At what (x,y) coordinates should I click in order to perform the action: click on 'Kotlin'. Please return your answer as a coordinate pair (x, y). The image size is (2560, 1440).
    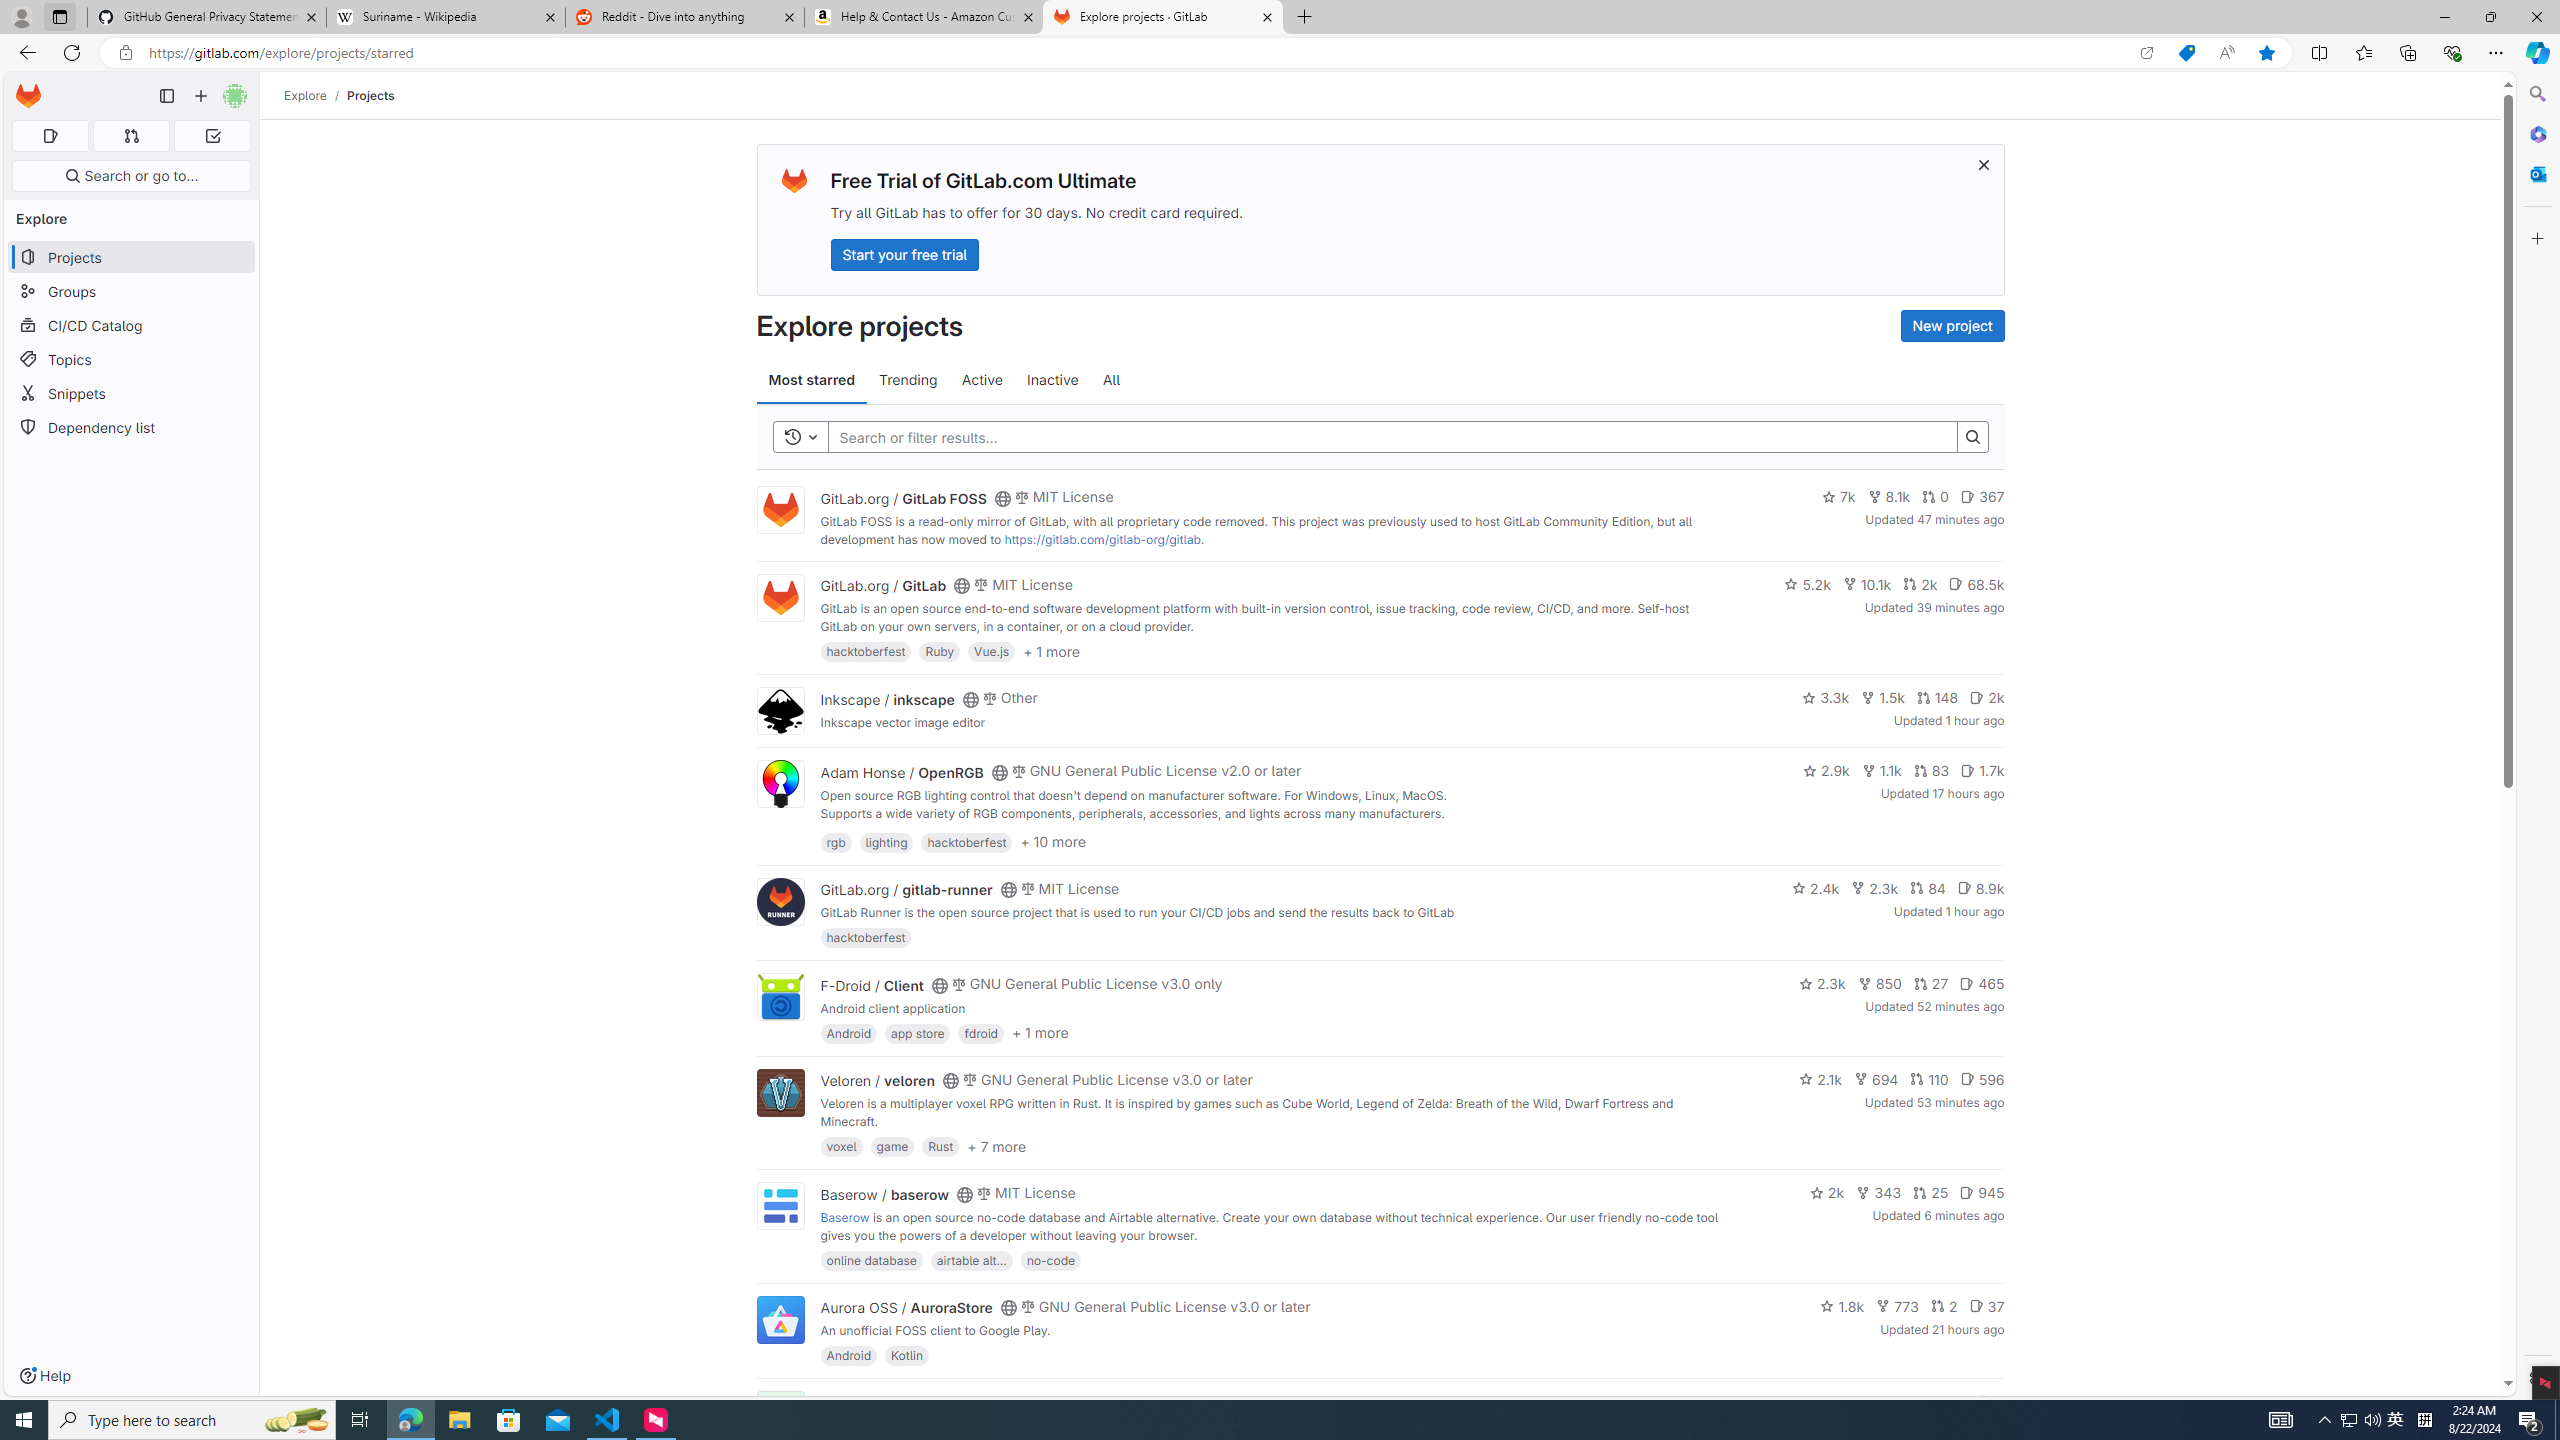
    Looking at the image, I should click on (906, 1355).